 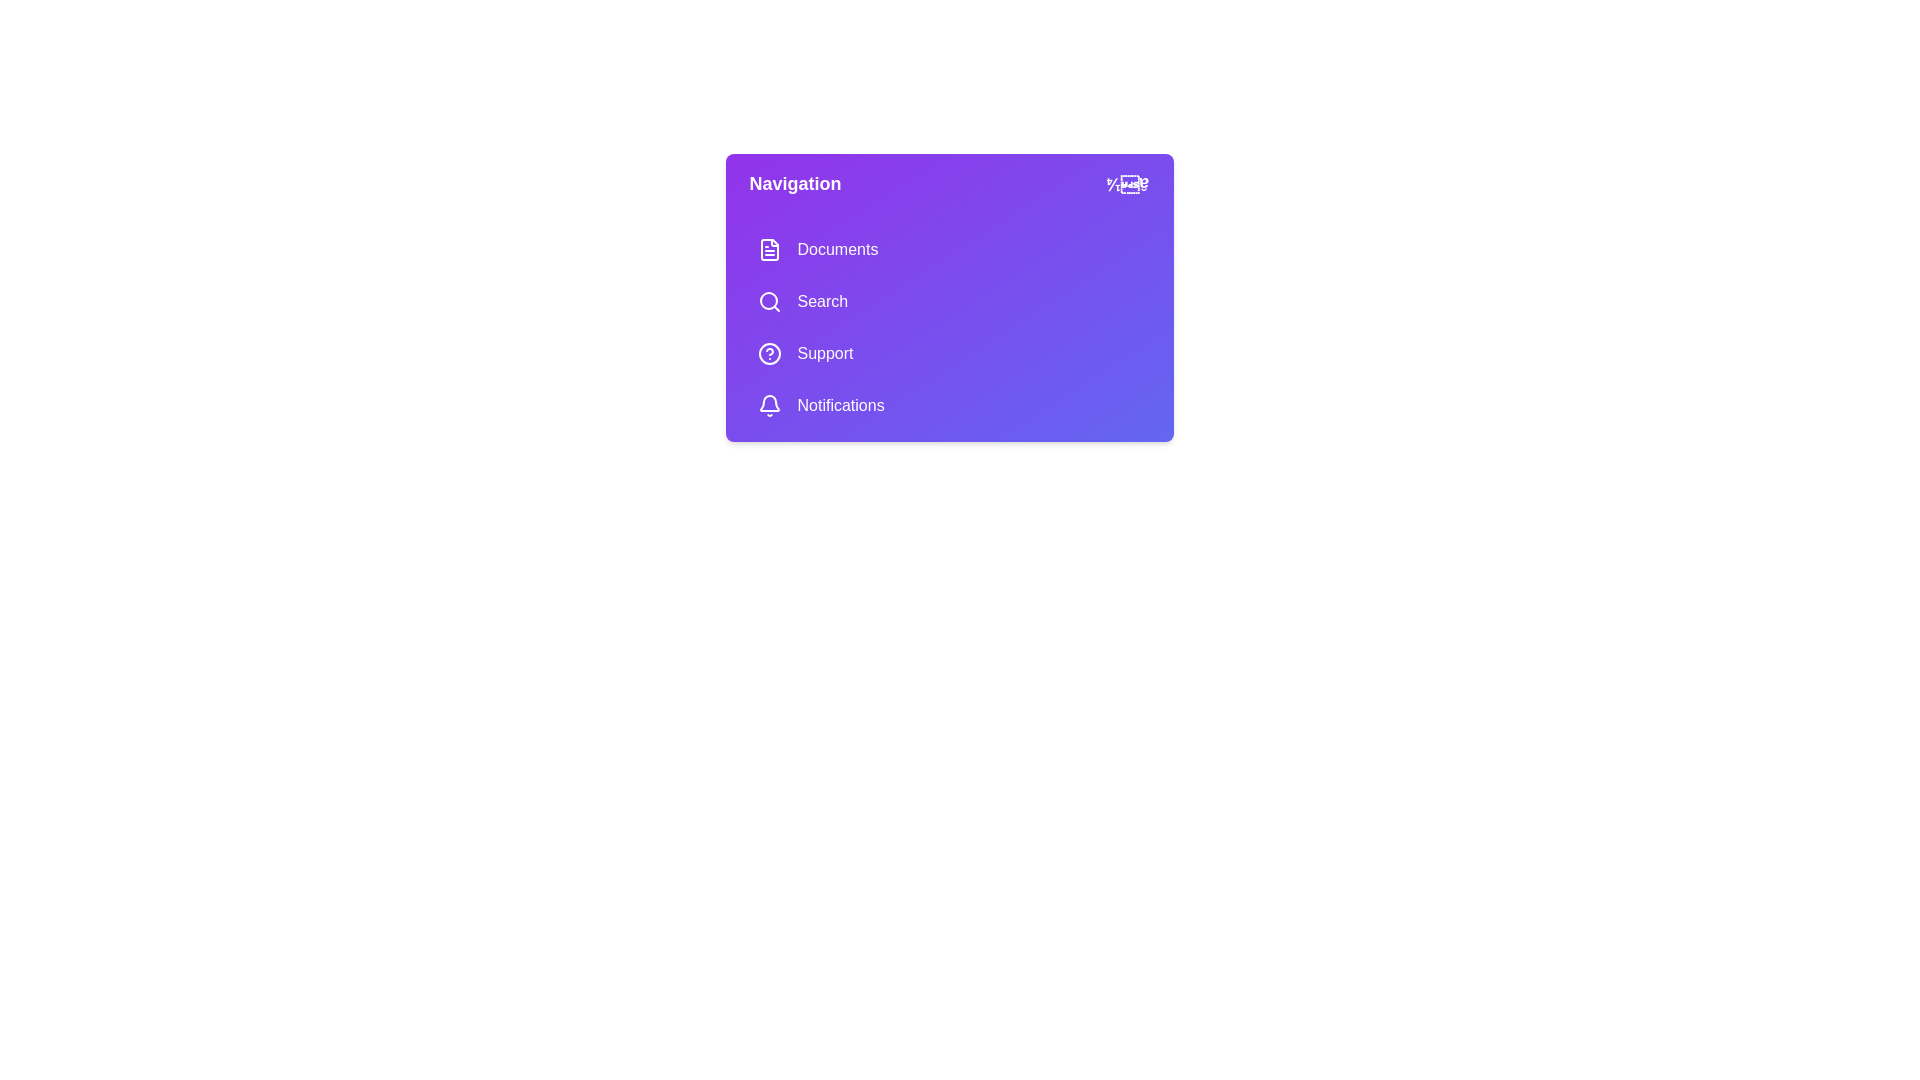 What do you see at coordinates (948, 405) in the screenshot?
I see `the menu item Notifications to observe the visual feedback` at bounding box center [948, 405].